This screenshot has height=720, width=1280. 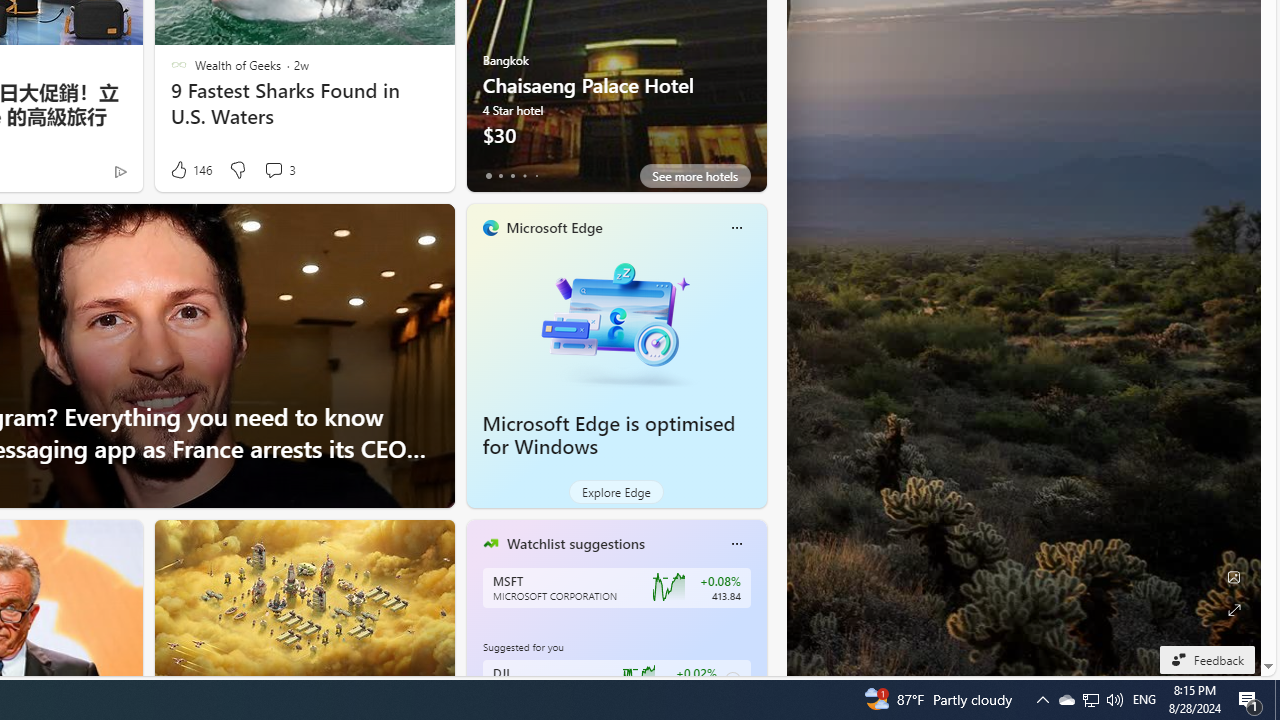 What do you see at coordinates (536, 175) in the screenshot?
I see `'tab-4'` at bounding box center [536, 175].